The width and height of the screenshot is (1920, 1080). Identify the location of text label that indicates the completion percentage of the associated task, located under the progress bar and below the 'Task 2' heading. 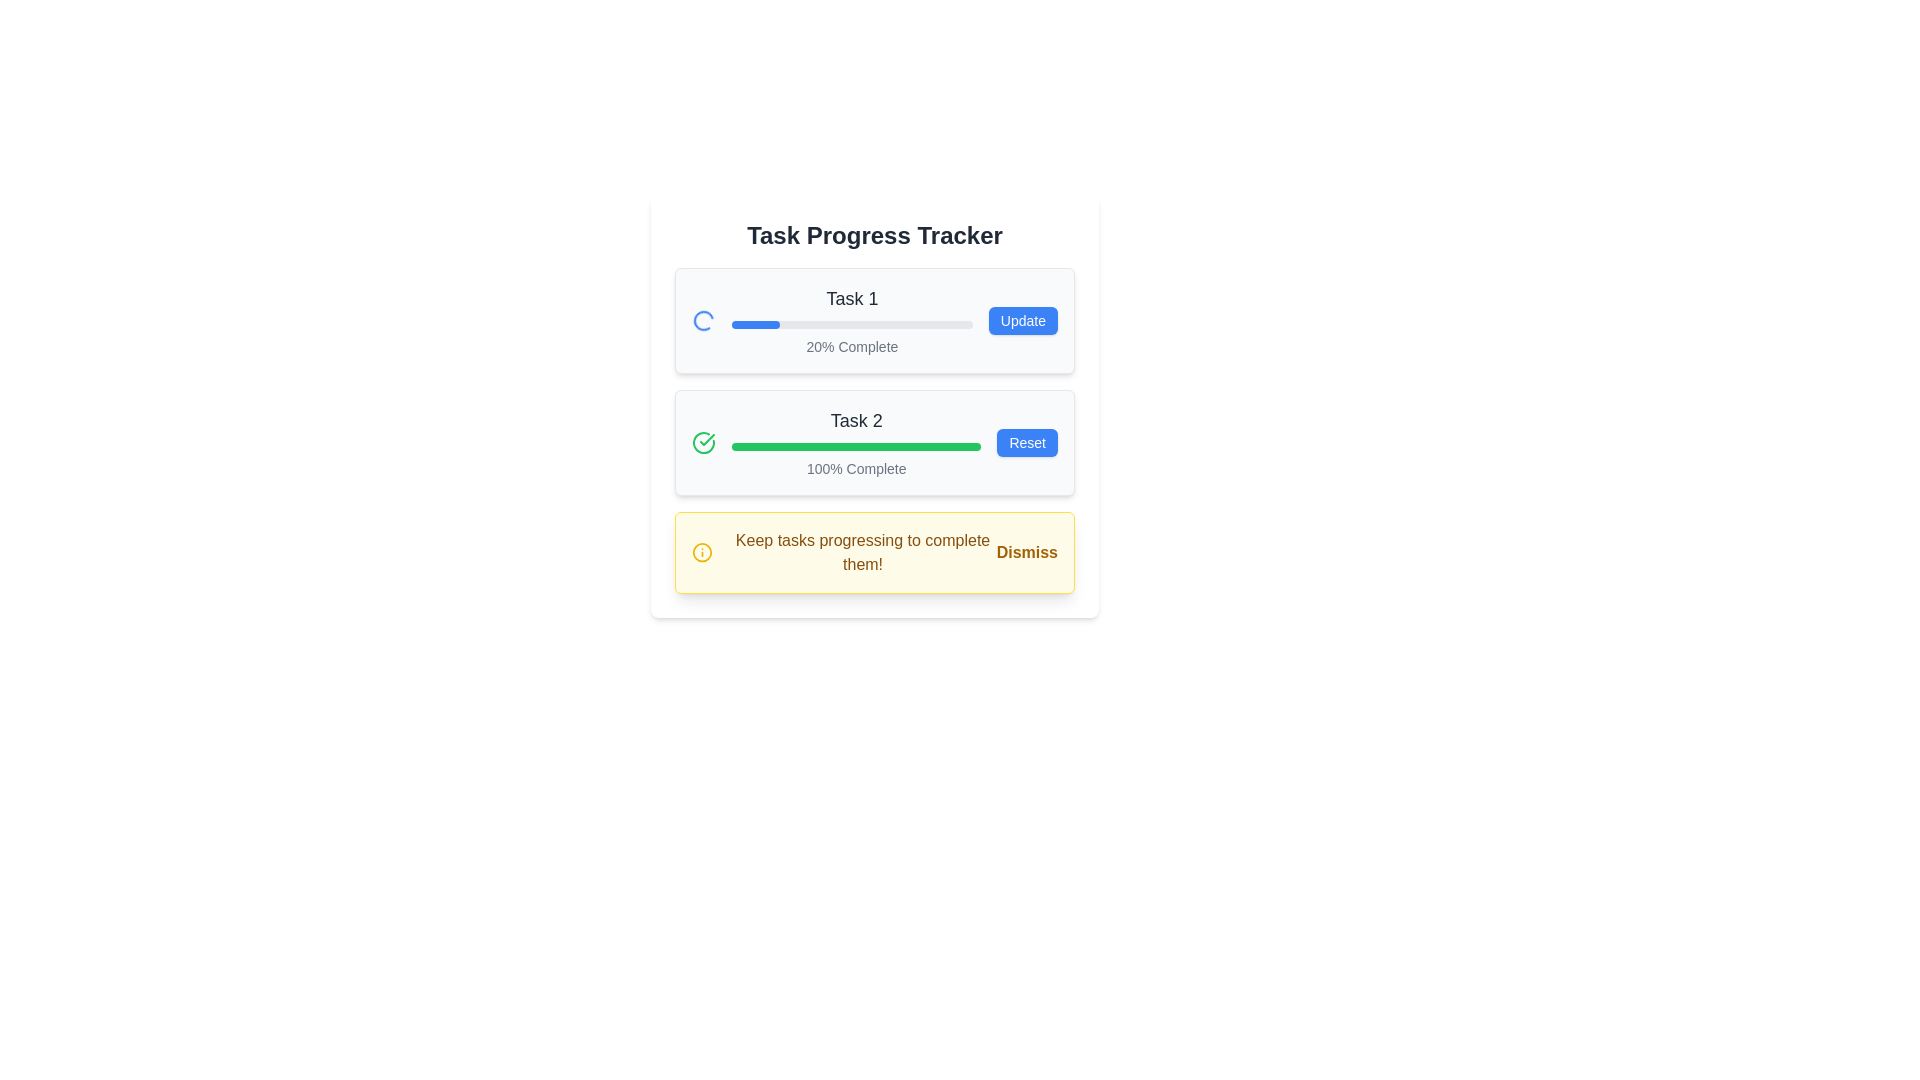
(856, 469).